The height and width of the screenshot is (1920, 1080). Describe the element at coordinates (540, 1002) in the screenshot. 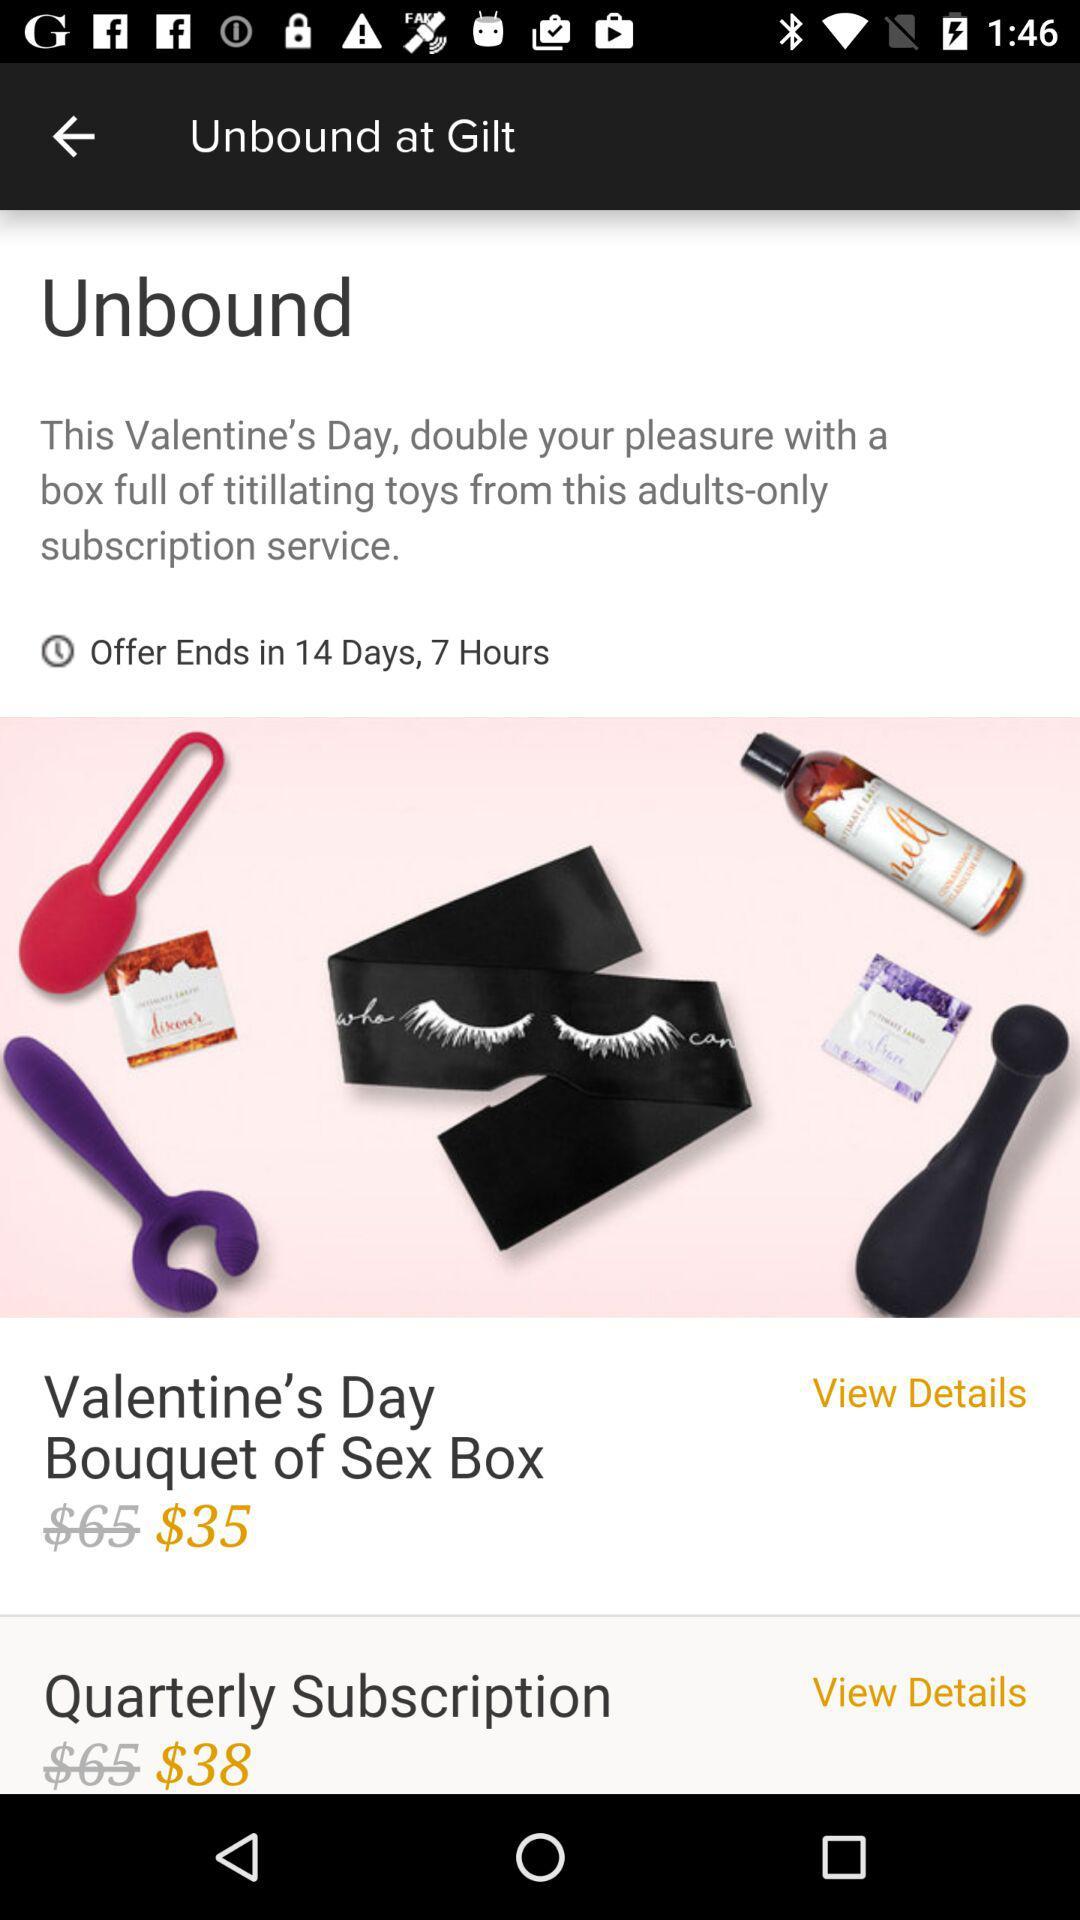

I see `image icone` at that location.